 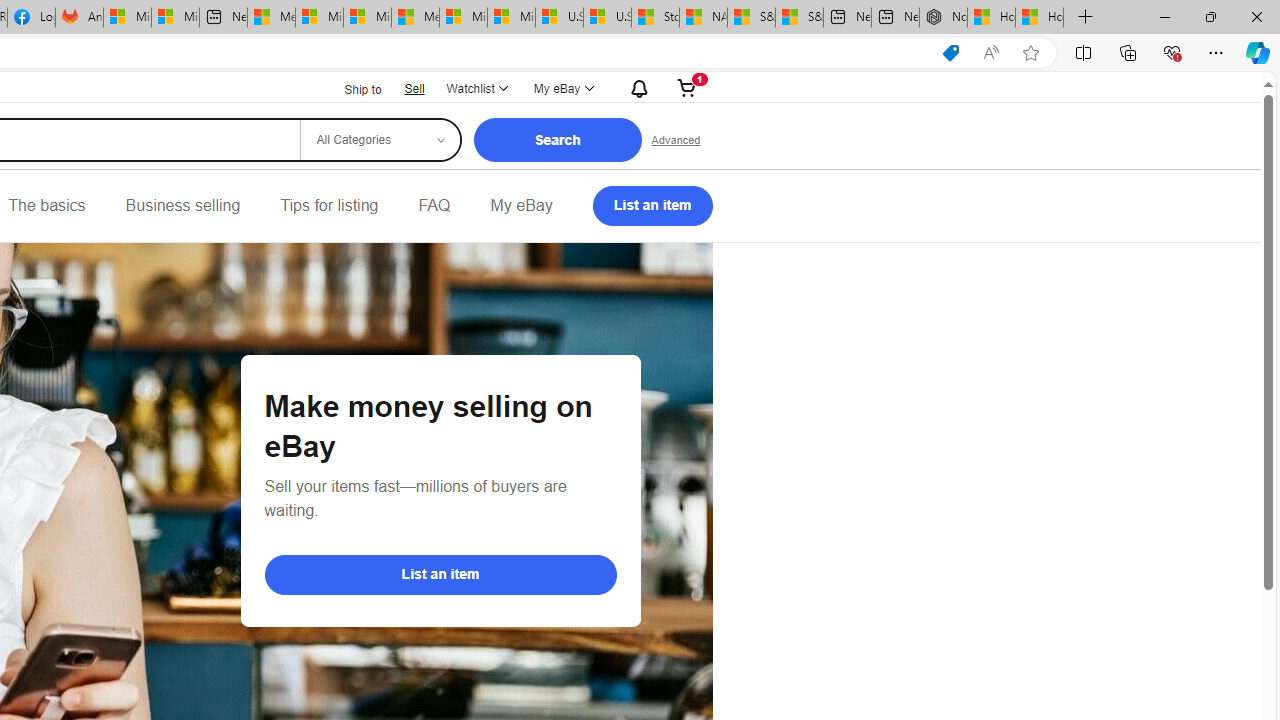 What do you see at coordinates (521, 205) in the screenshot?
I see `'My eBay'` at bounding box center [521, 205].